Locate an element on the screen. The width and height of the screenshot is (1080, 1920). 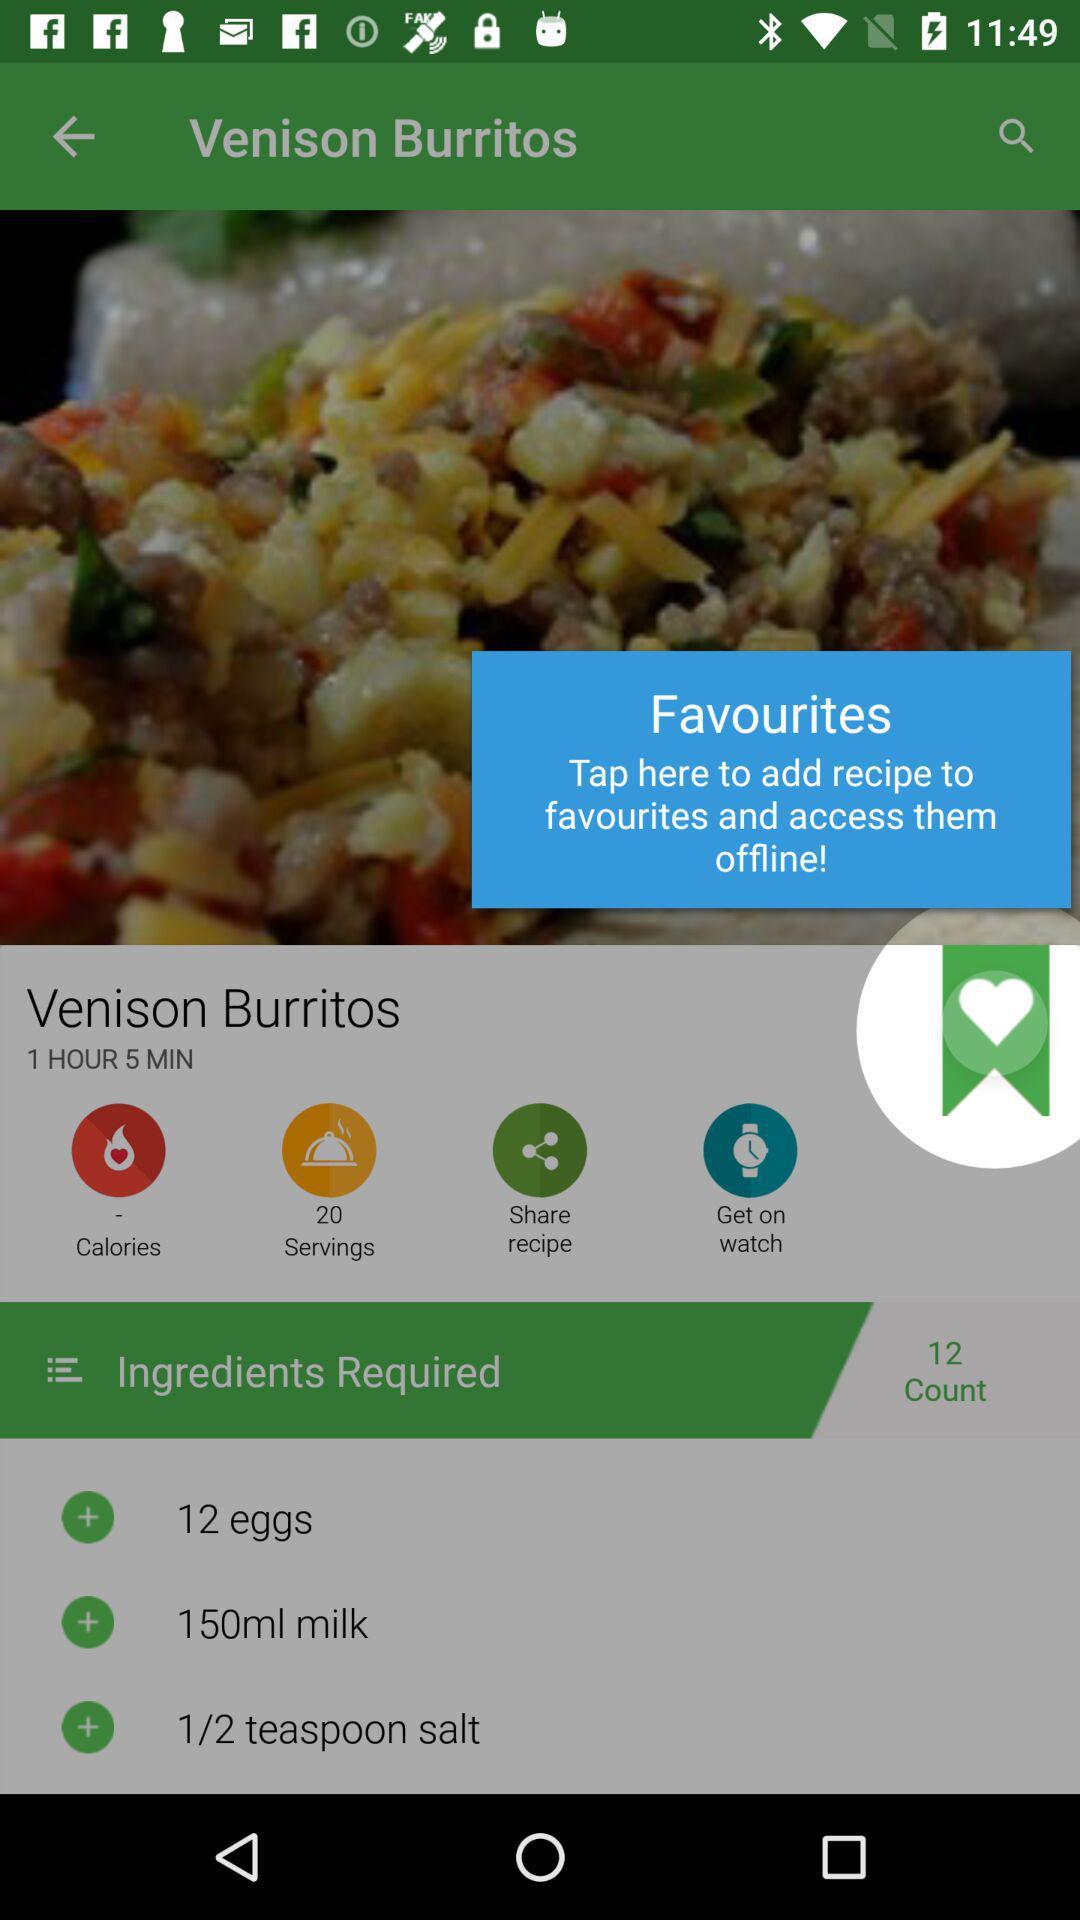
the favourites icon is located at coordinates (801, 977).